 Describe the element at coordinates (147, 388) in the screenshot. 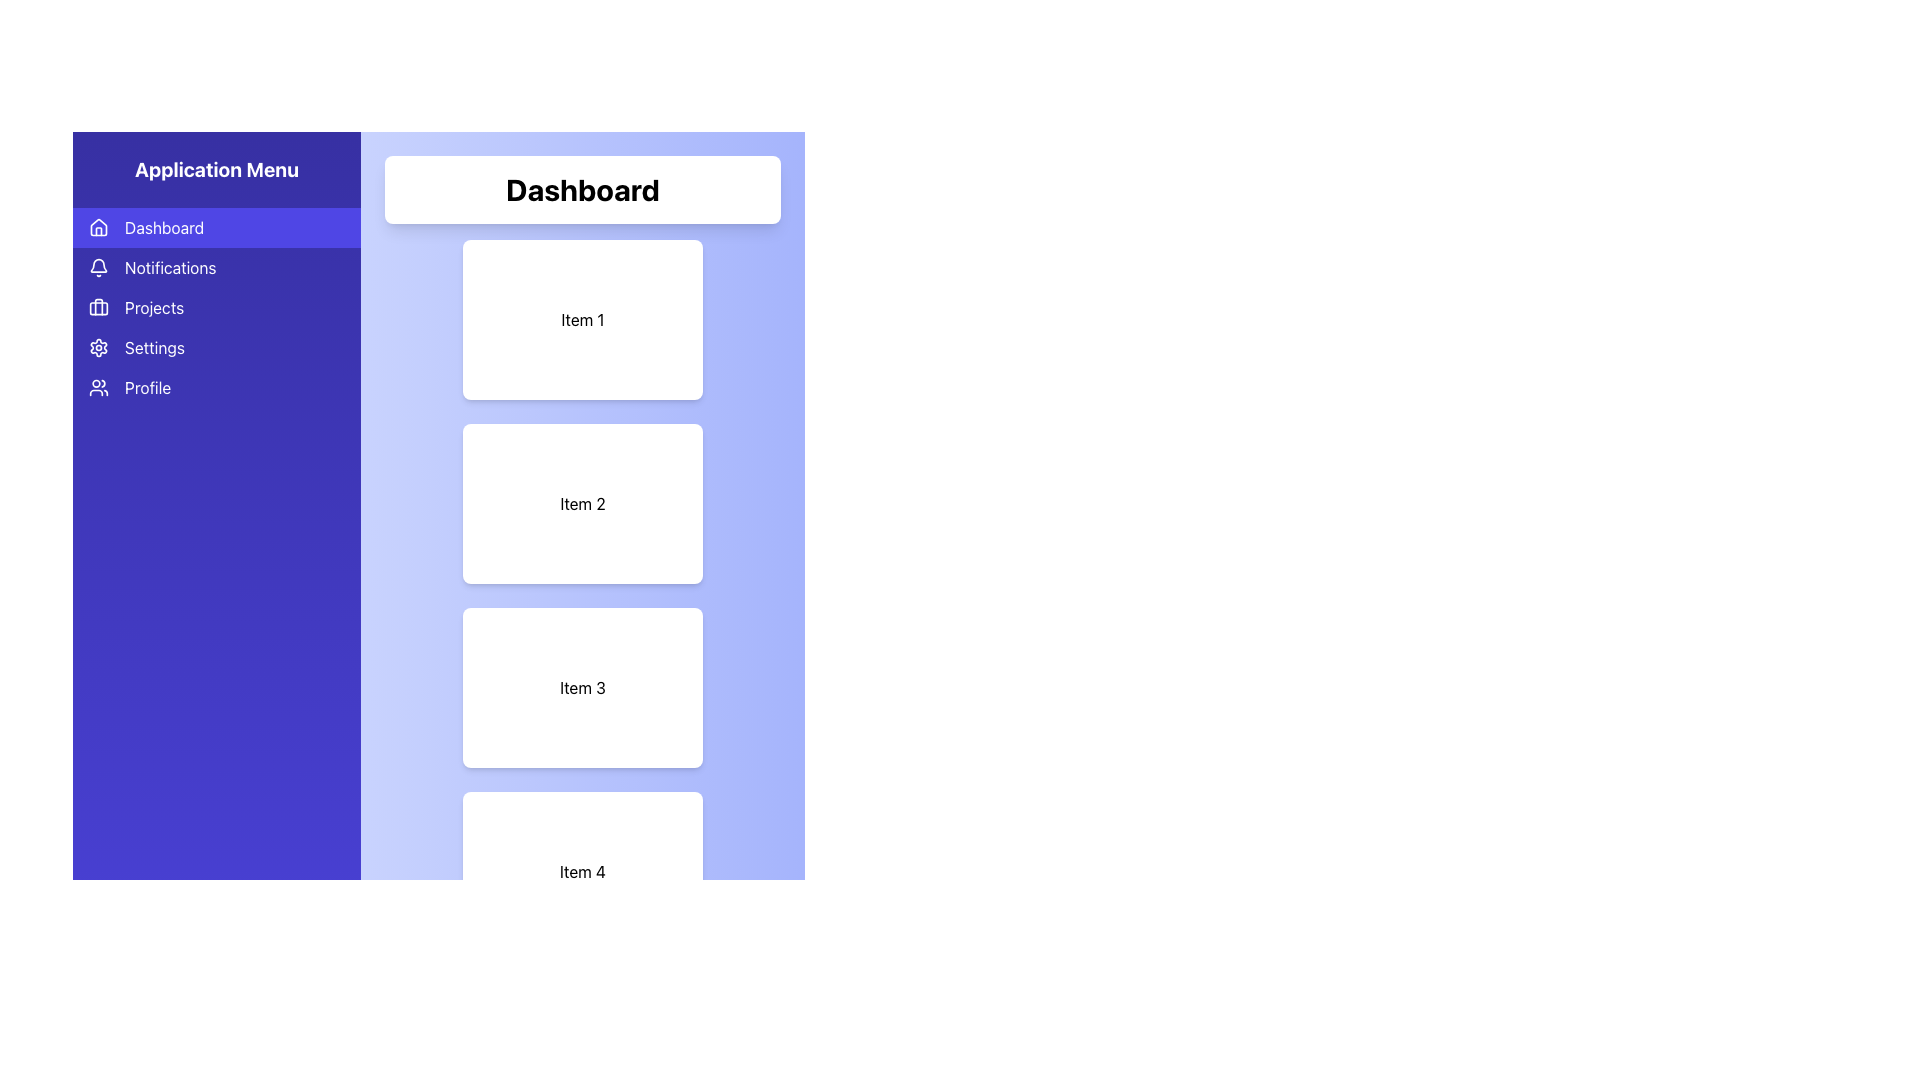

I see `the 'Profile' text label in the bottom-most position of the vertical navigation bar` at that location.